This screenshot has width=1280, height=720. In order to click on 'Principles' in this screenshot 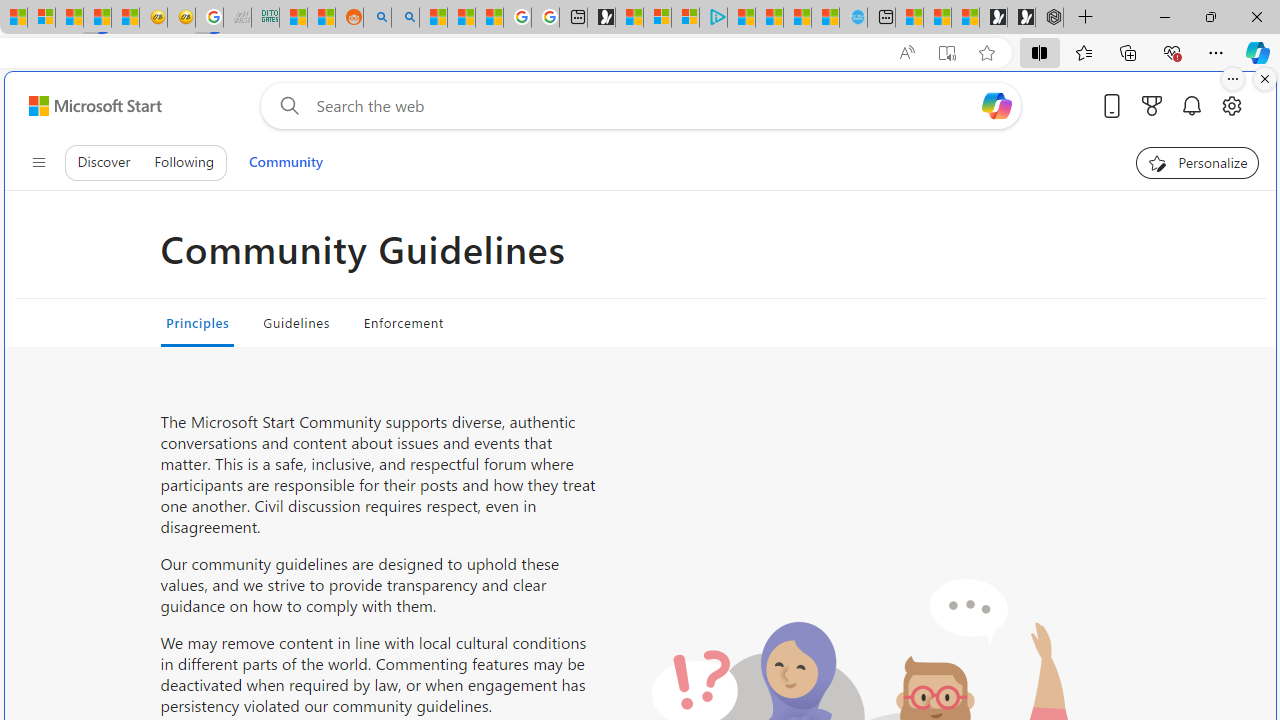, I will do `click(197, 321)`.